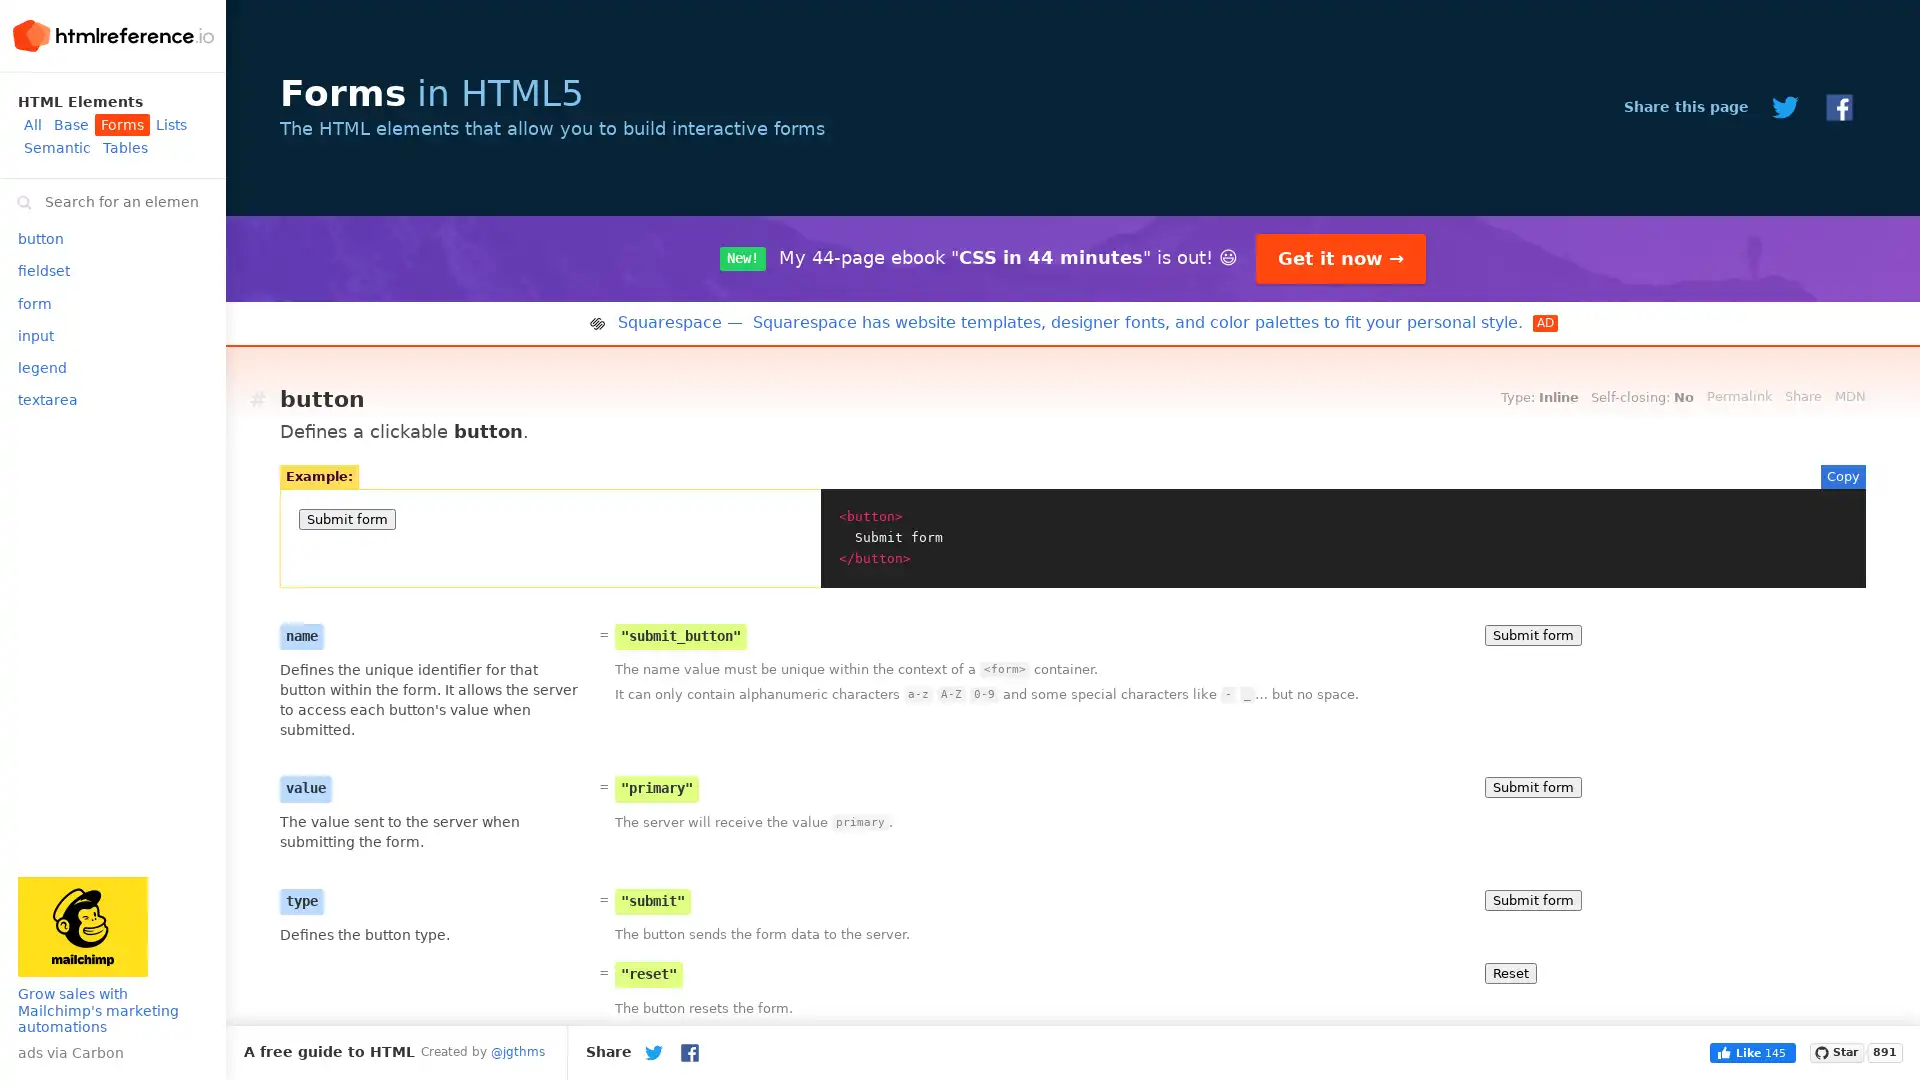 This screenshot has height=1080, width=1920. Describe the element at coordinates (1532, 898) in the screenshot. I see `Submit form` at that location.